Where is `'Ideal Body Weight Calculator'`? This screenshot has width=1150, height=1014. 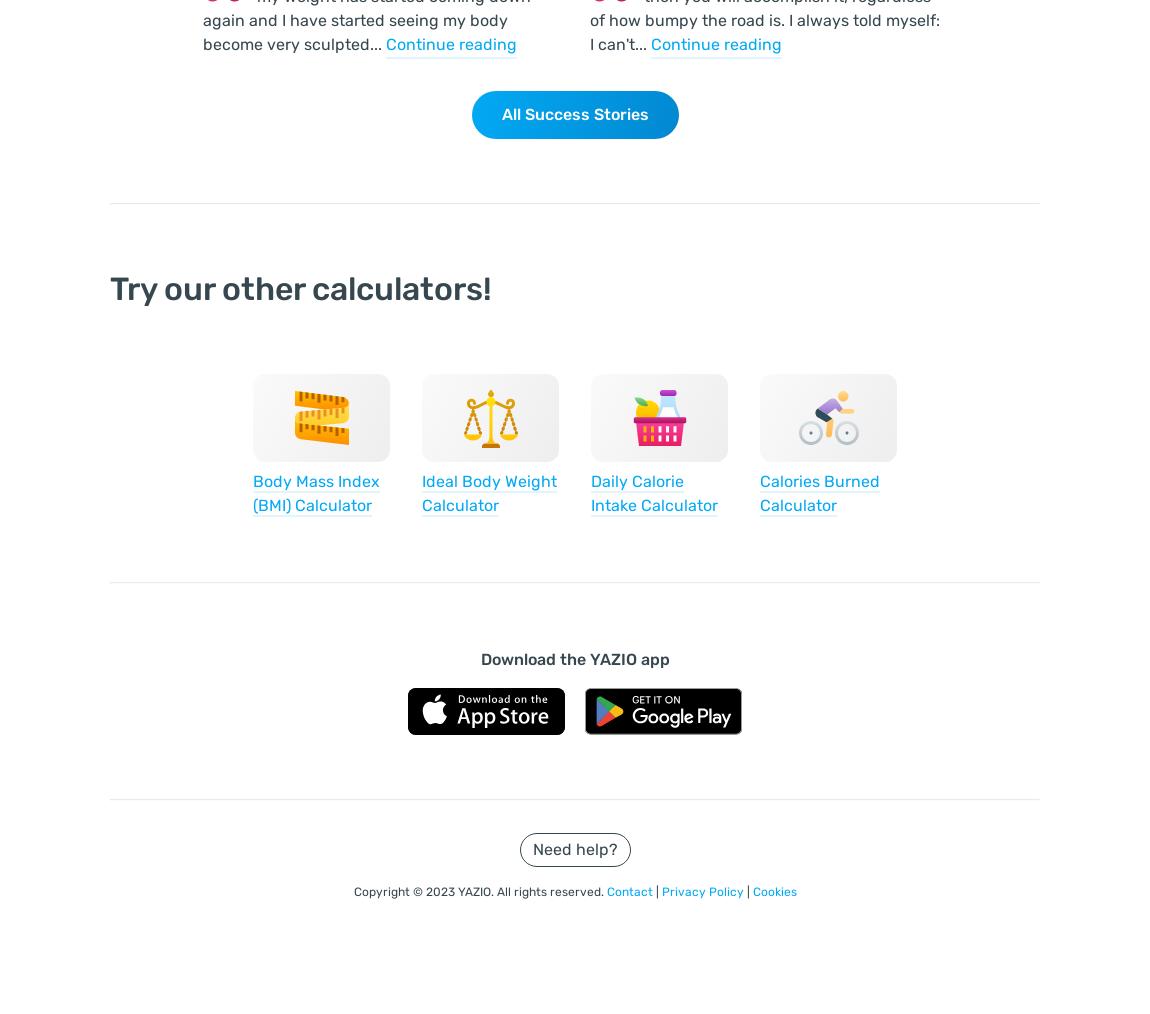 'Ideal Body Weight Calculator' is located at coordinates (422, 493).